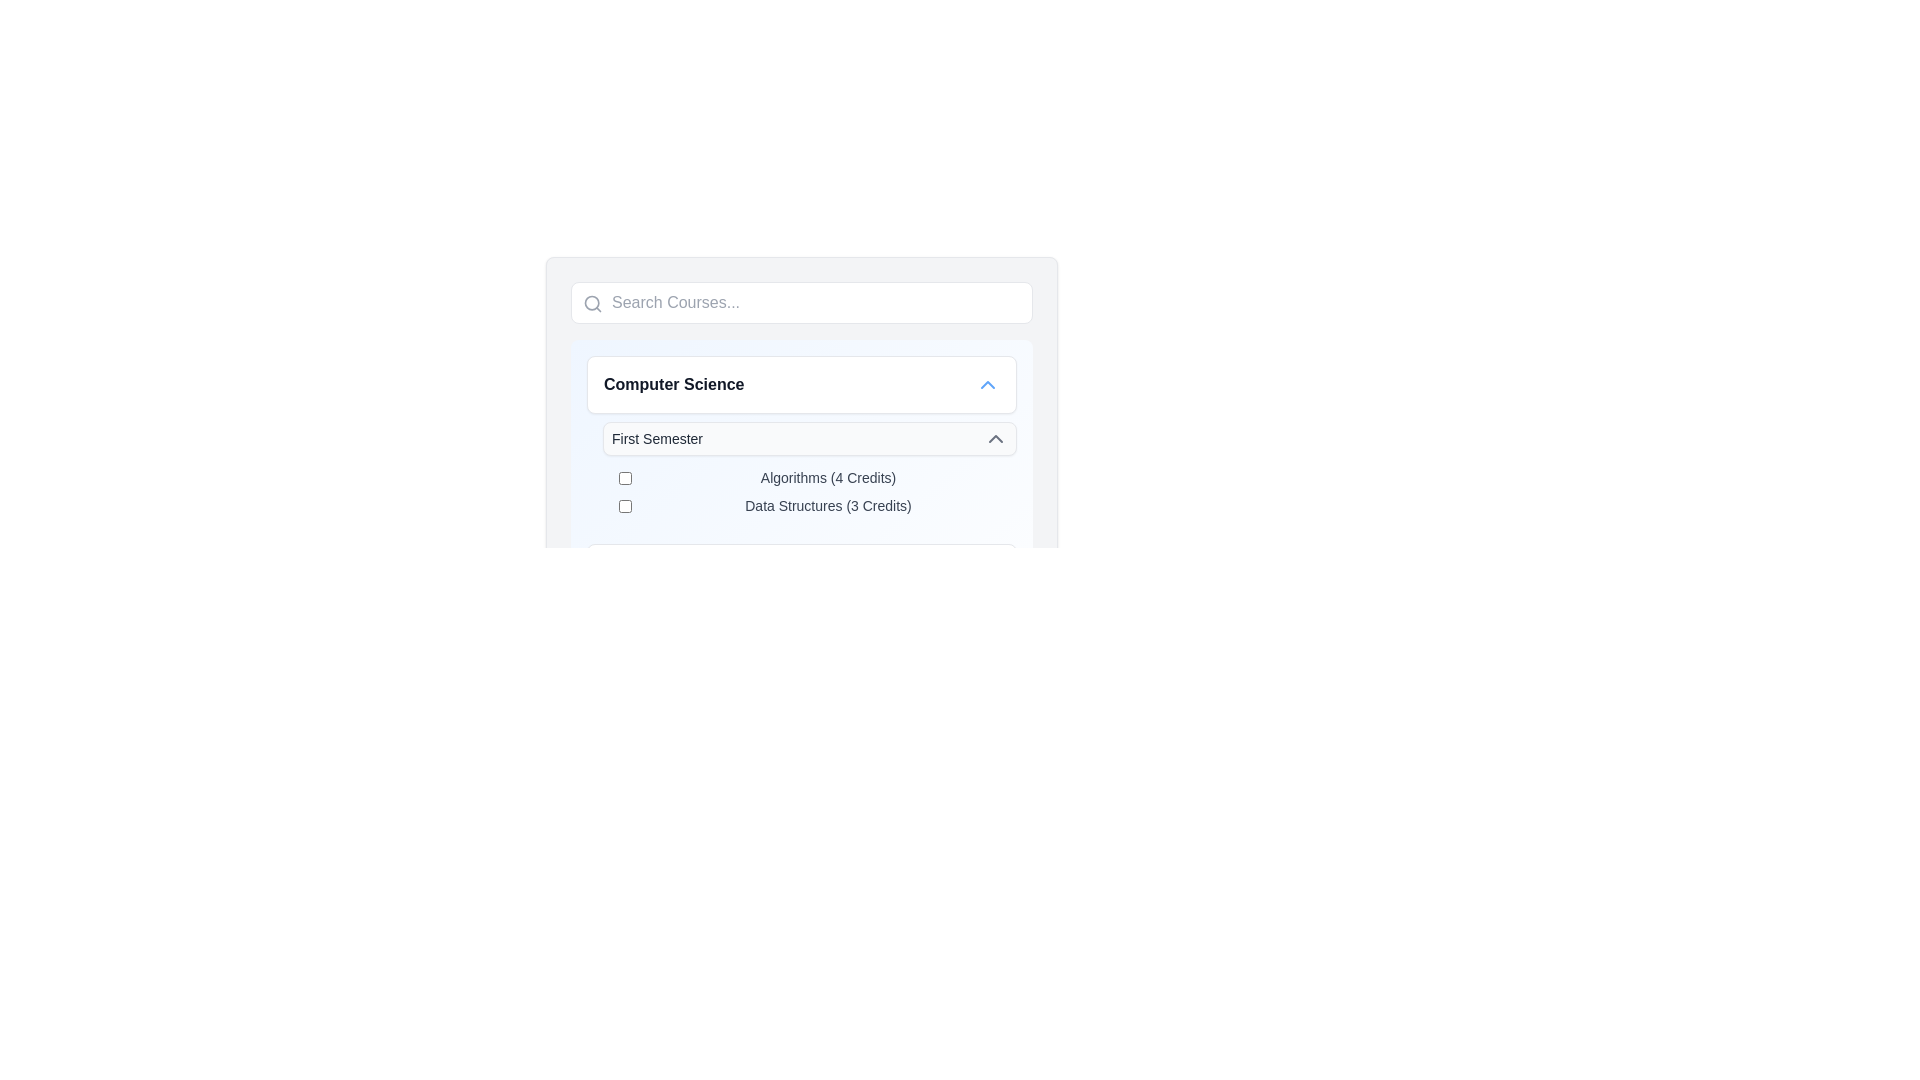  What do you see at coordinates (988, 385) in the screenshot?
I see `the toggle icon located at the far right of the 'Computer Science' button` at bounding box center [988, 385].